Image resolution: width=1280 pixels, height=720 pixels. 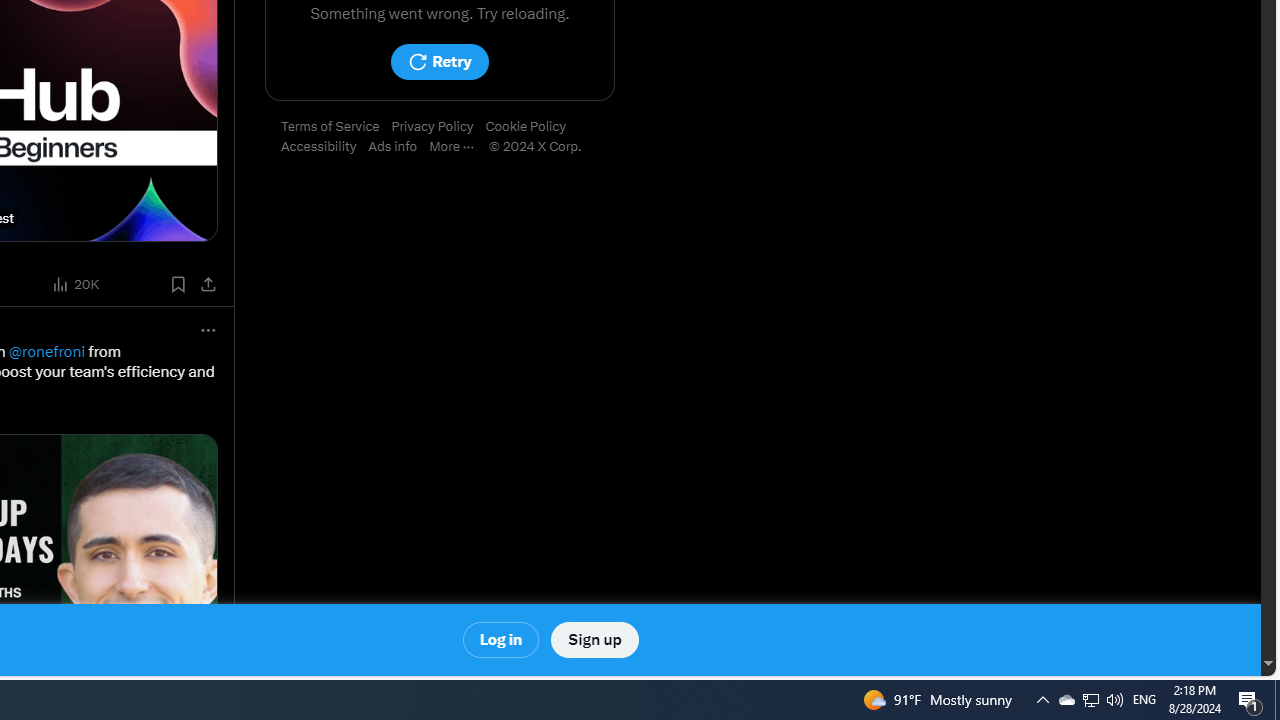 I want to click on 'Share post', so click(x=208, y=284).